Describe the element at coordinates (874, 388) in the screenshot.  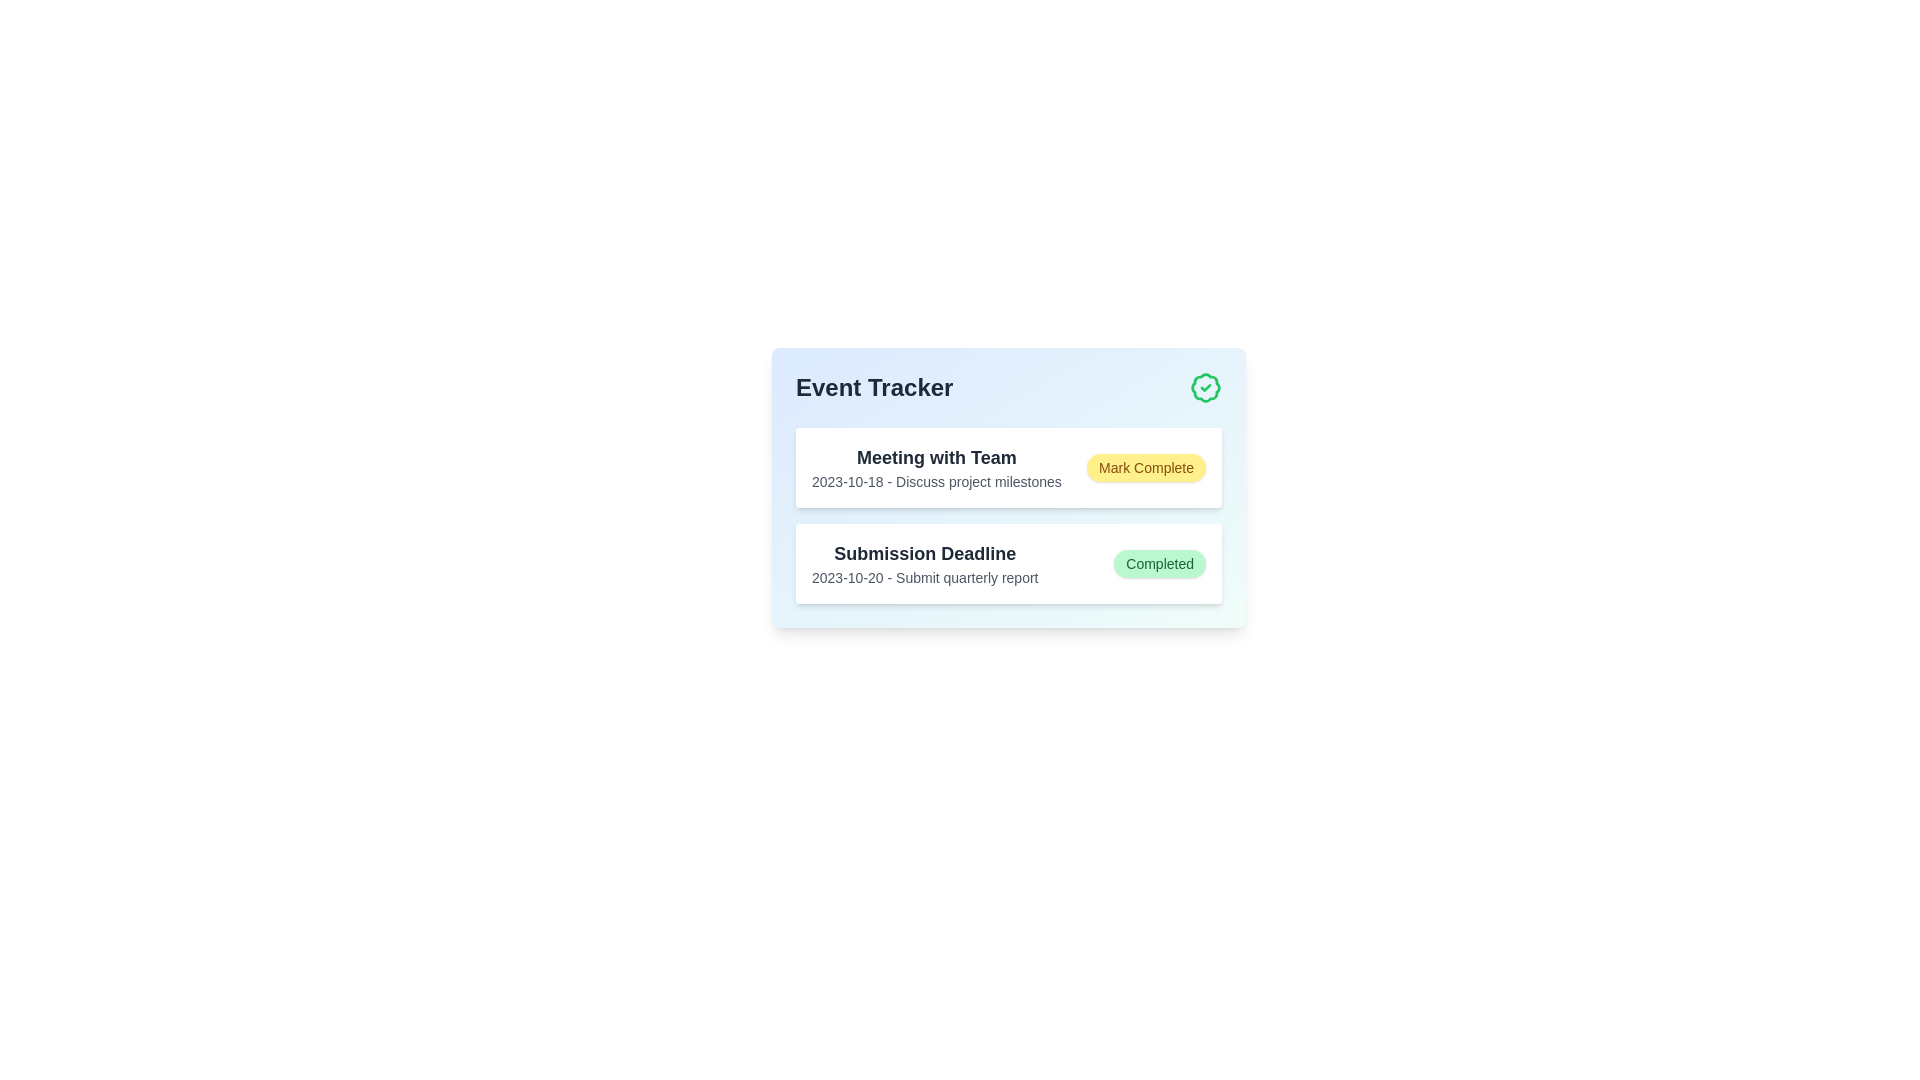
I see `text content of the title located at the top-left corner of the blue card interface, which indicates the event tracking feature` at that location.